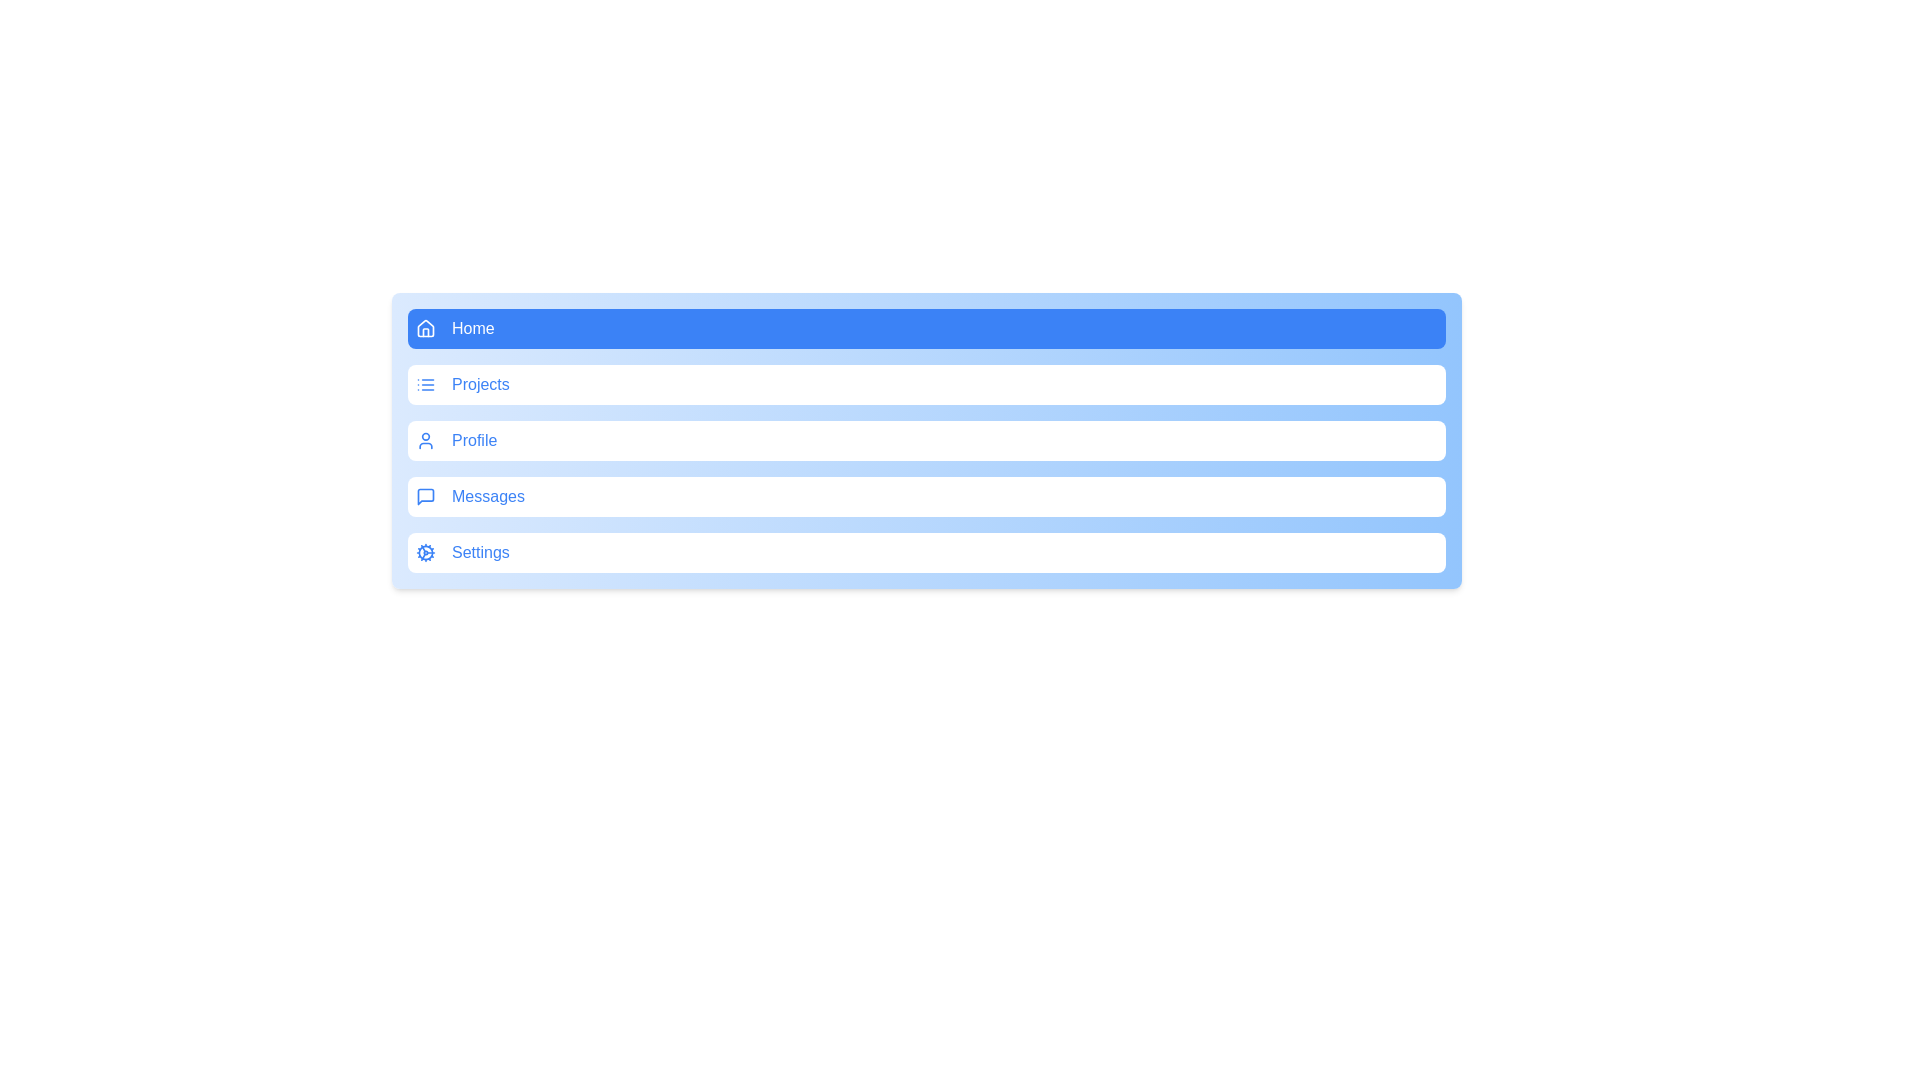  Describe the element at coordinates (925, 439) in the screenshot. I see `the navigation item labeled Profile` at that location.